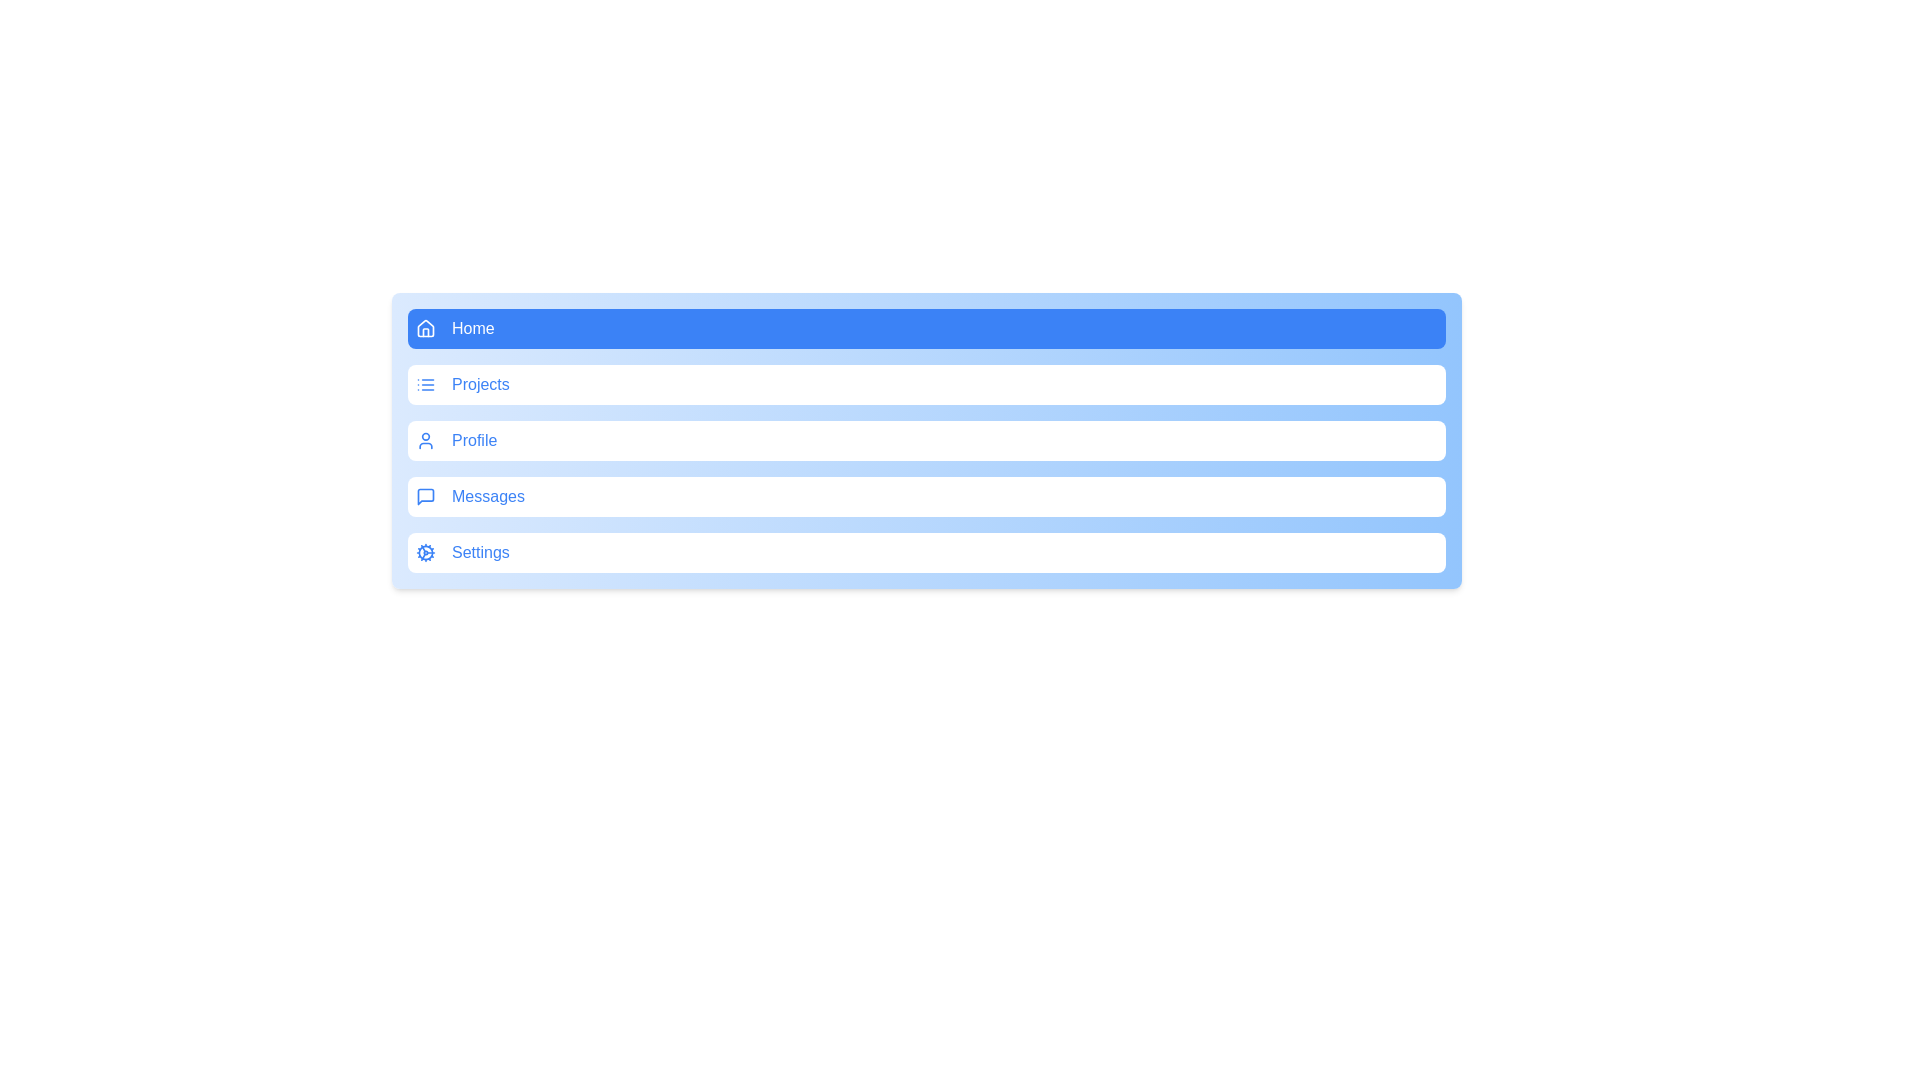  Describe the element at coordinates (925, 439) in the screenshot. I see `the navigation item labeled Profile` at that location.